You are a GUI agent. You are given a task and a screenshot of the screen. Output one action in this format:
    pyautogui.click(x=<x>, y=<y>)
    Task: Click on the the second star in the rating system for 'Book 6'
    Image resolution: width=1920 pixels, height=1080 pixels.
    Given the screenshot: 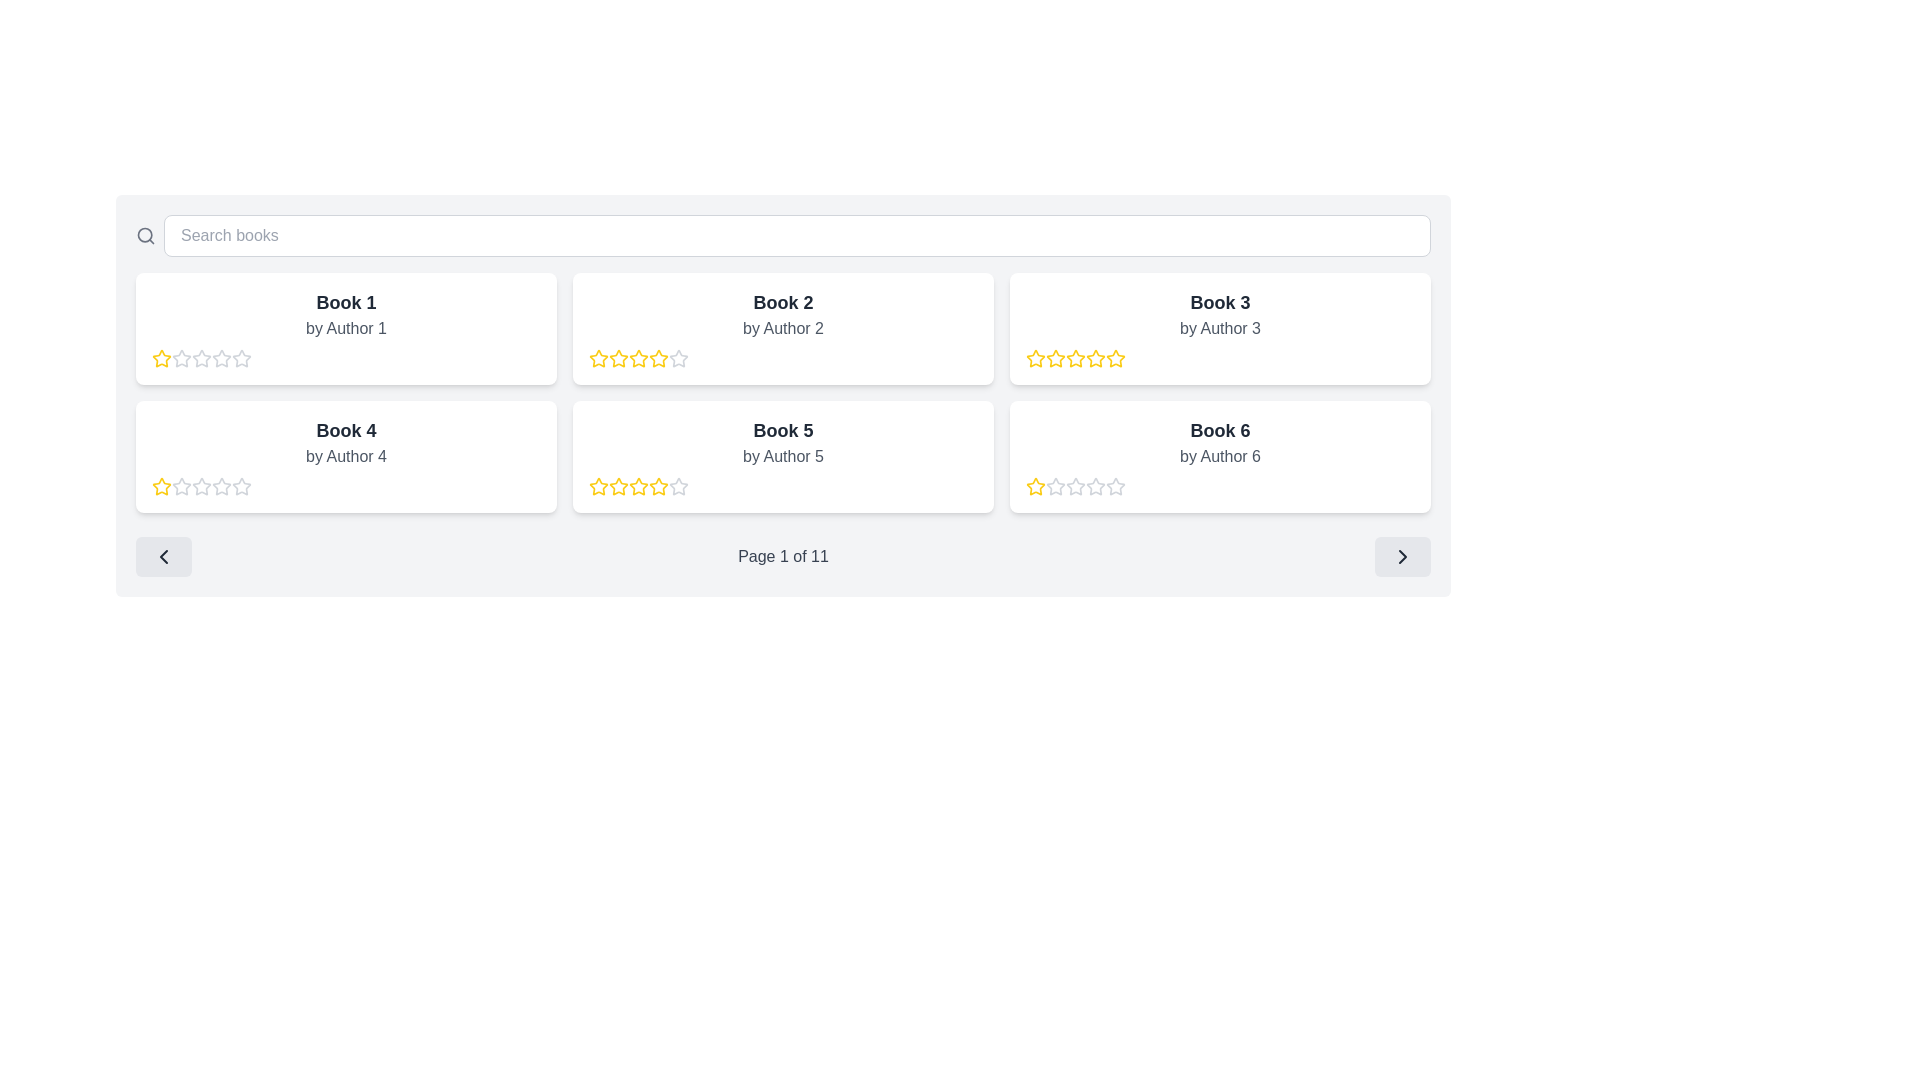 What is the action you would take?
    pyautogui.click(x=1055, y=486)
    